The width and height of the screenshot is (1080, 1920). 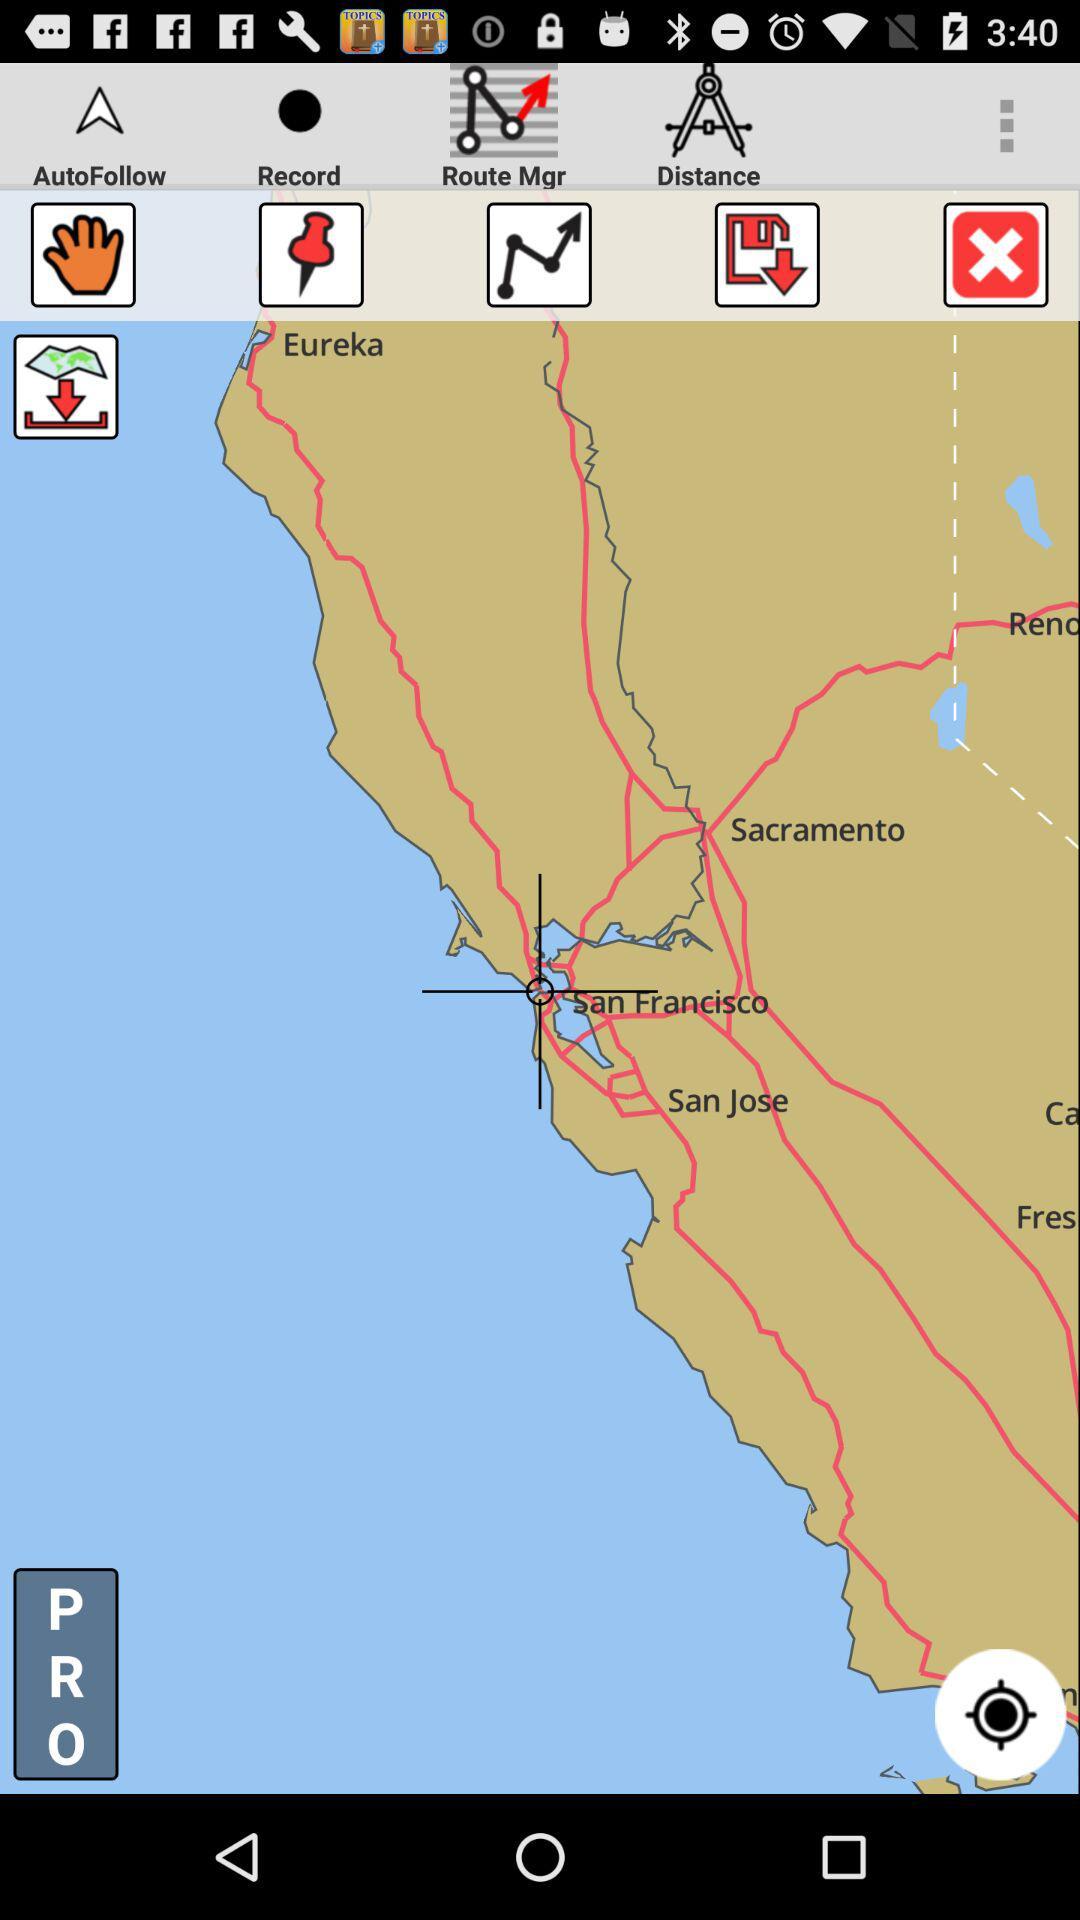 I want to click on app below the route mgr app, so click(x=538, y=253).